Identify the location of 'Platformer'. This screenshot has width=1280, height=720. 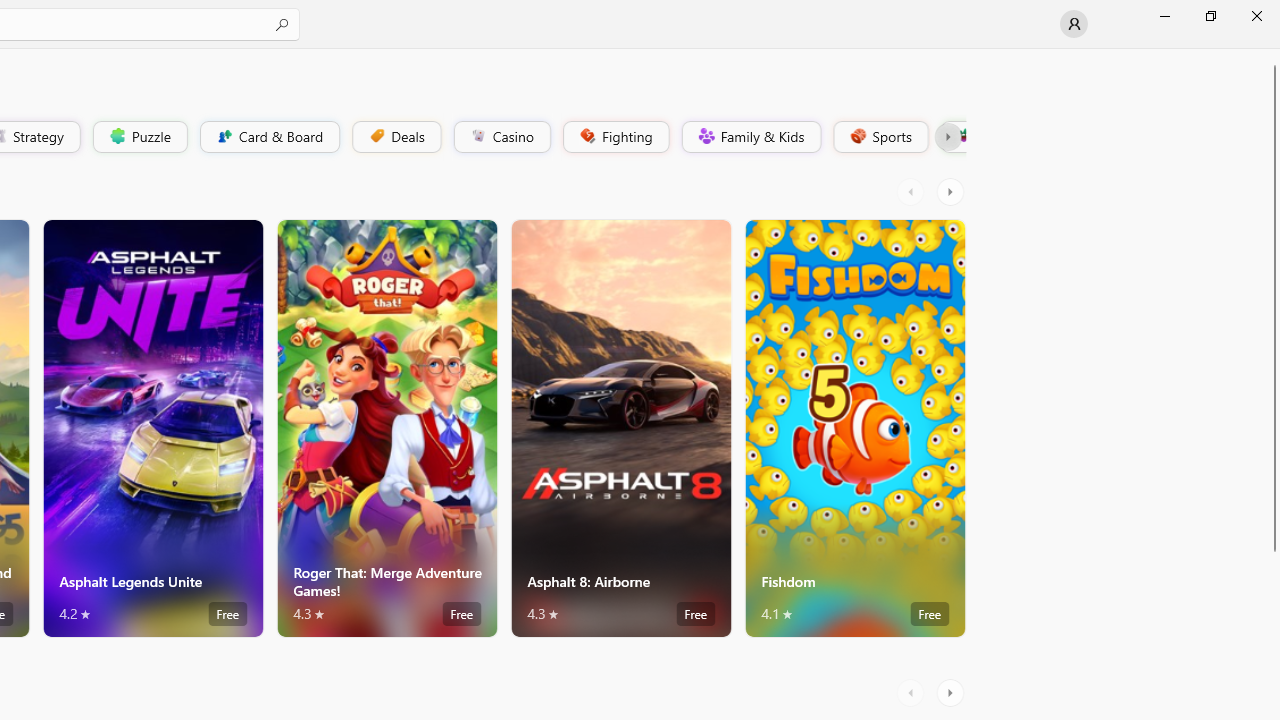
(951, 135).